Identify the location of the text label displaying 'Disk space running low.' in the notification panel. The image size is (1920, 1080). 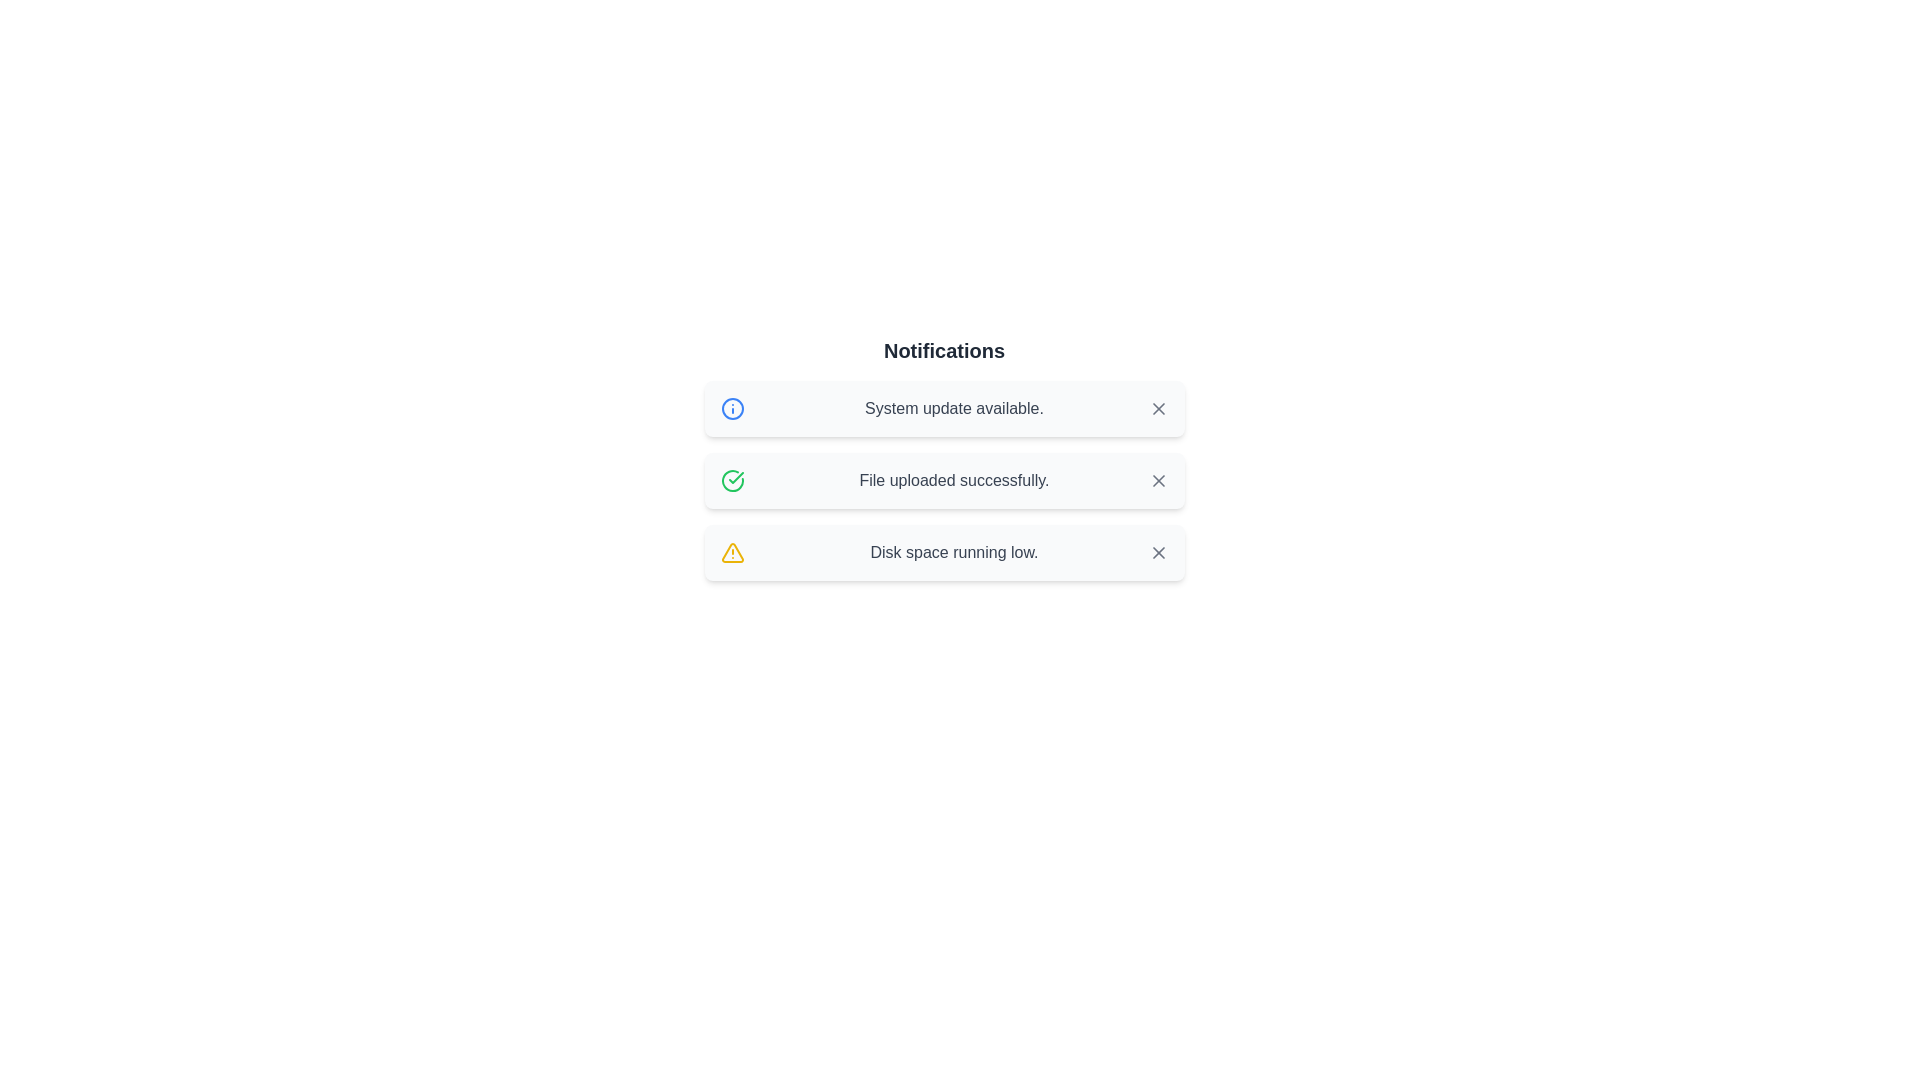
(953, 552).